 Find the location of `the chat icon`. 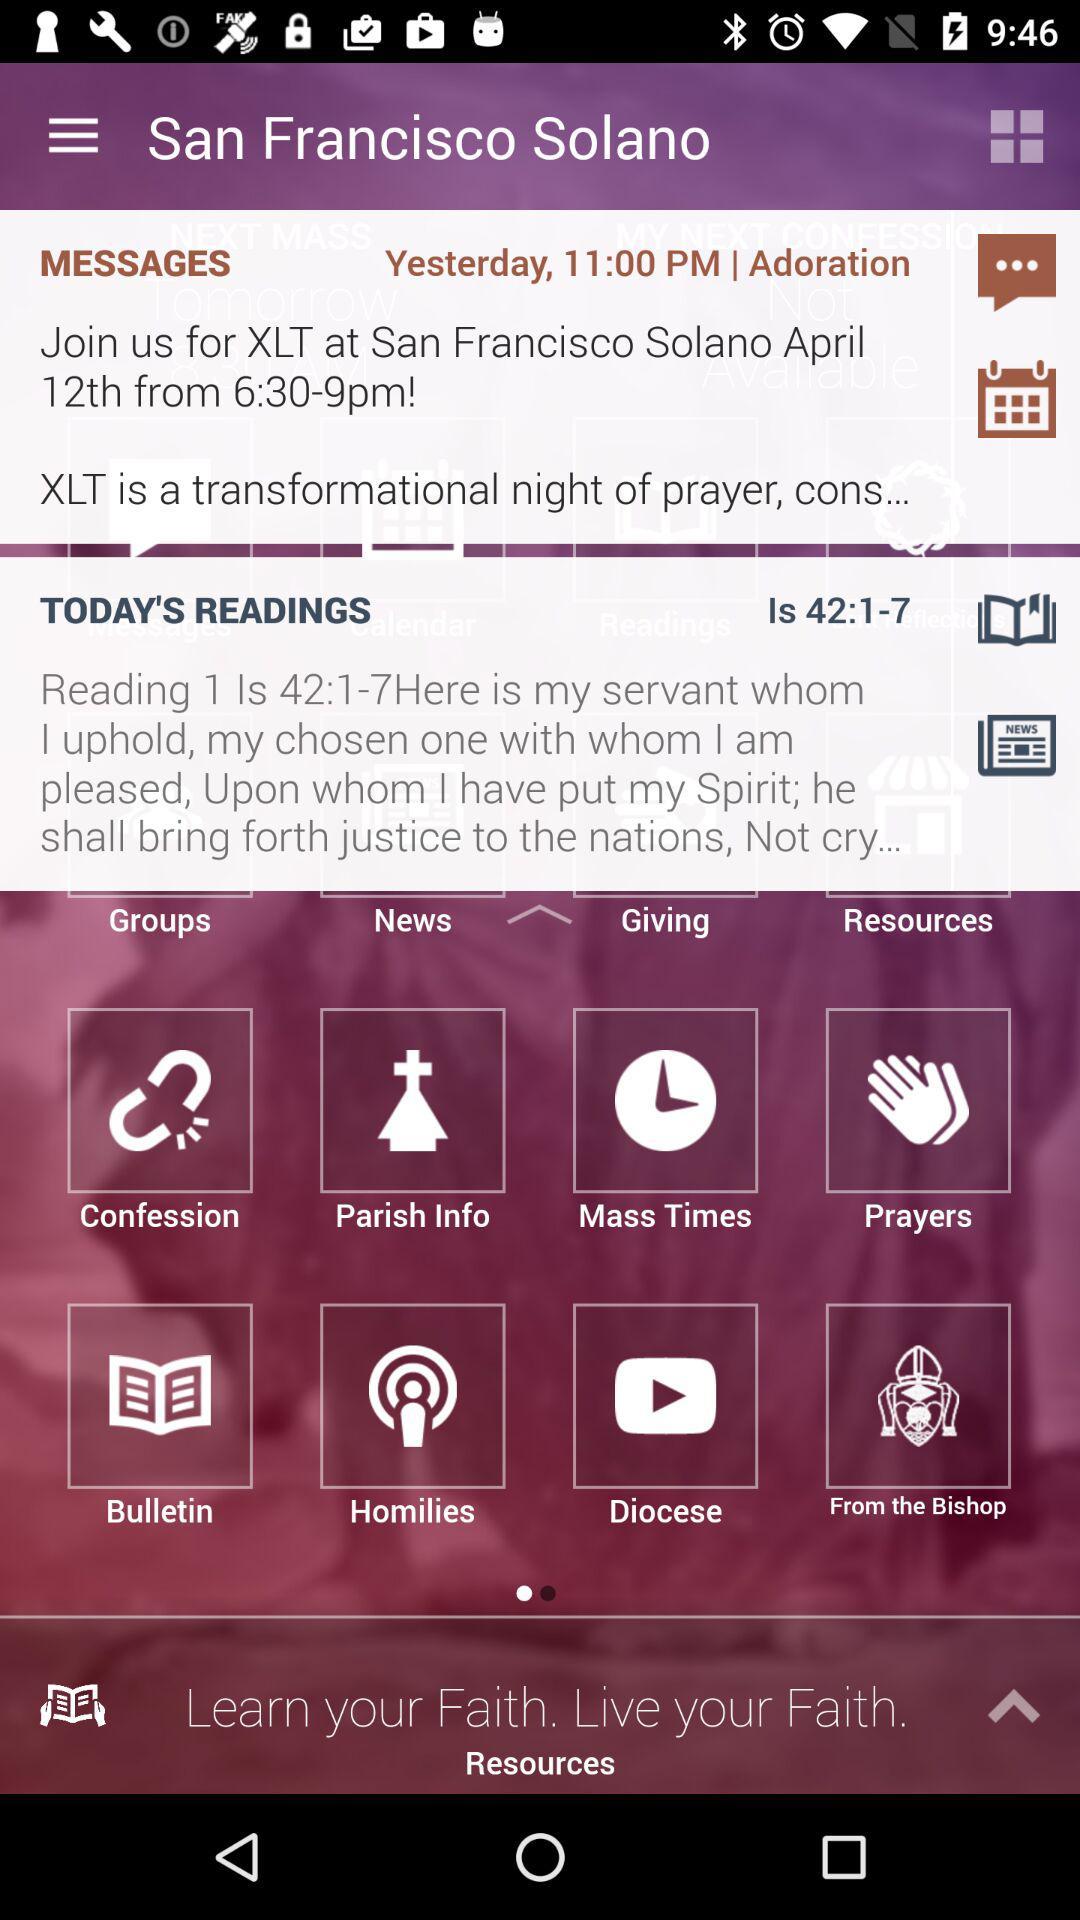

the chat icon is located at coordinates (1017, 272).